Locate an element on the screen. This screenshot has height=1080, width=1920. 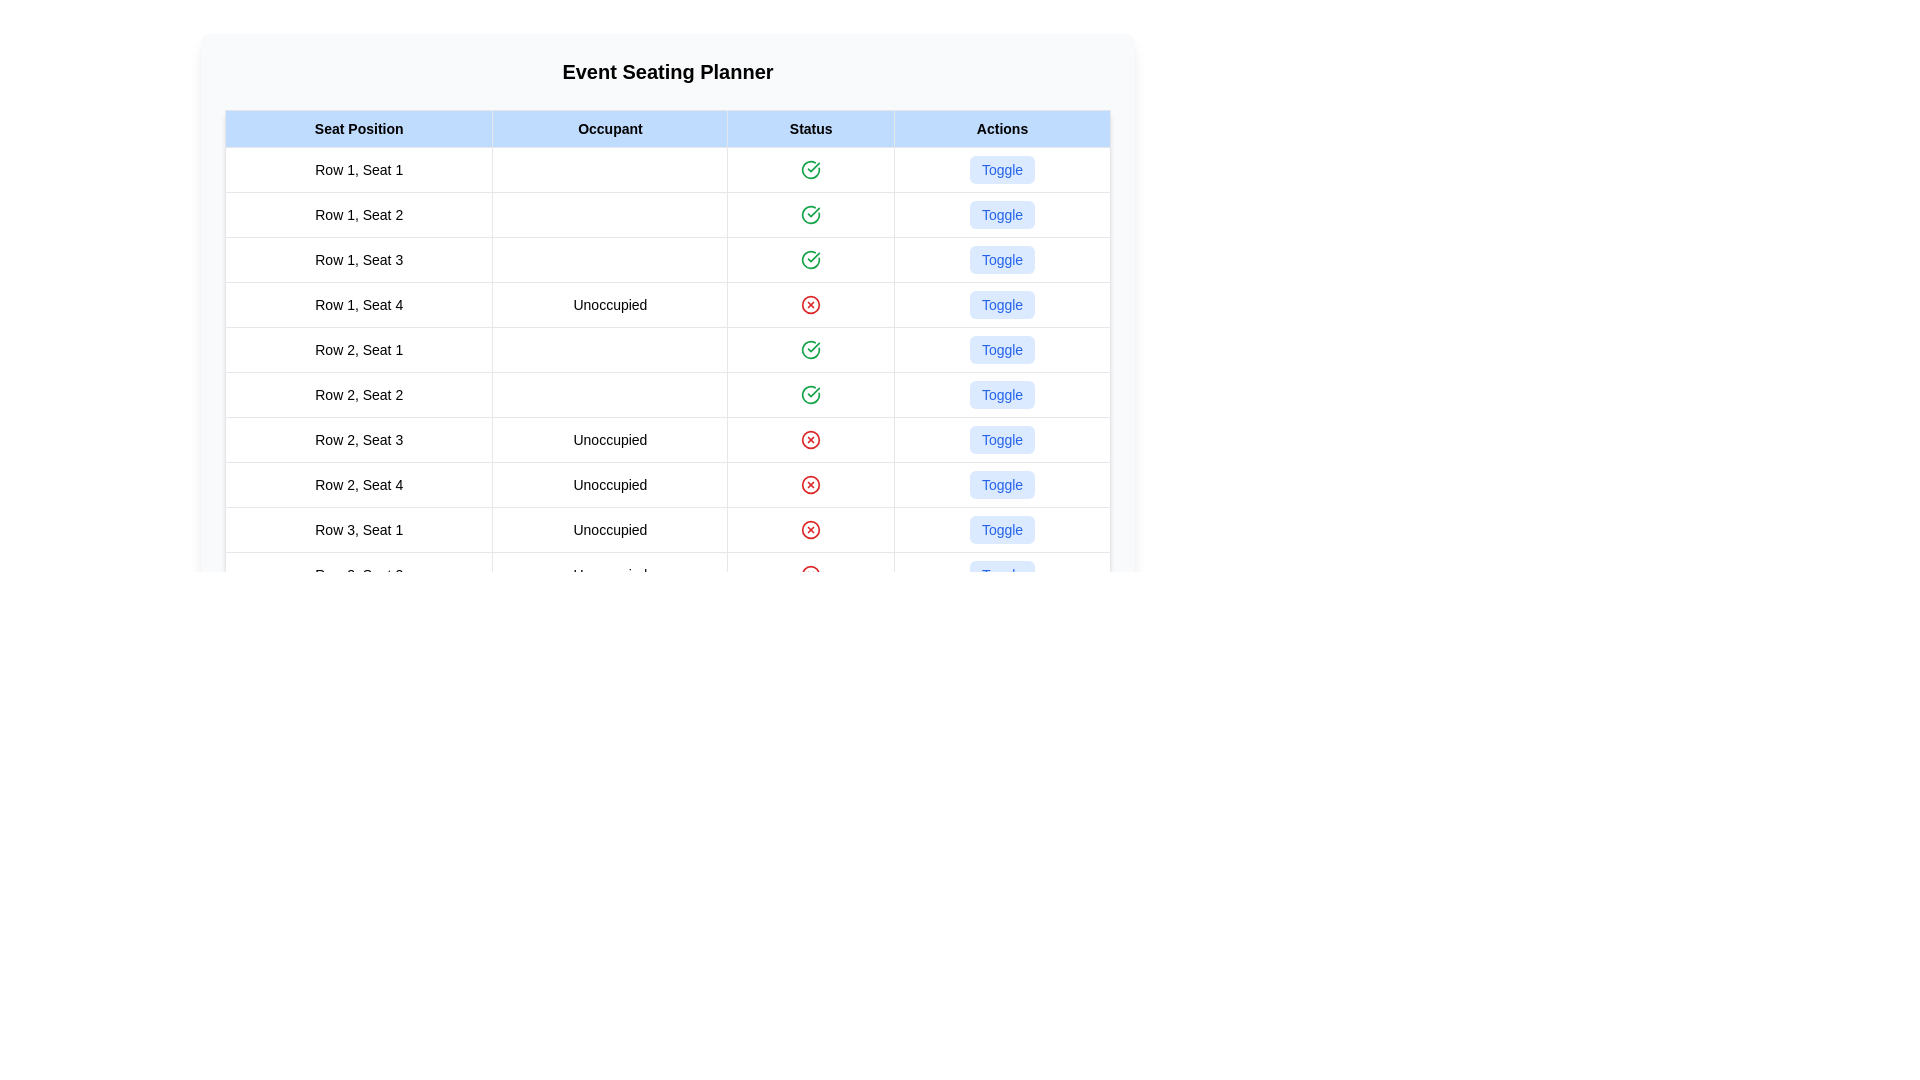
the toggle button in the table row labeled 'Row 3, Seat 2' is located at coordinates (667, 574).